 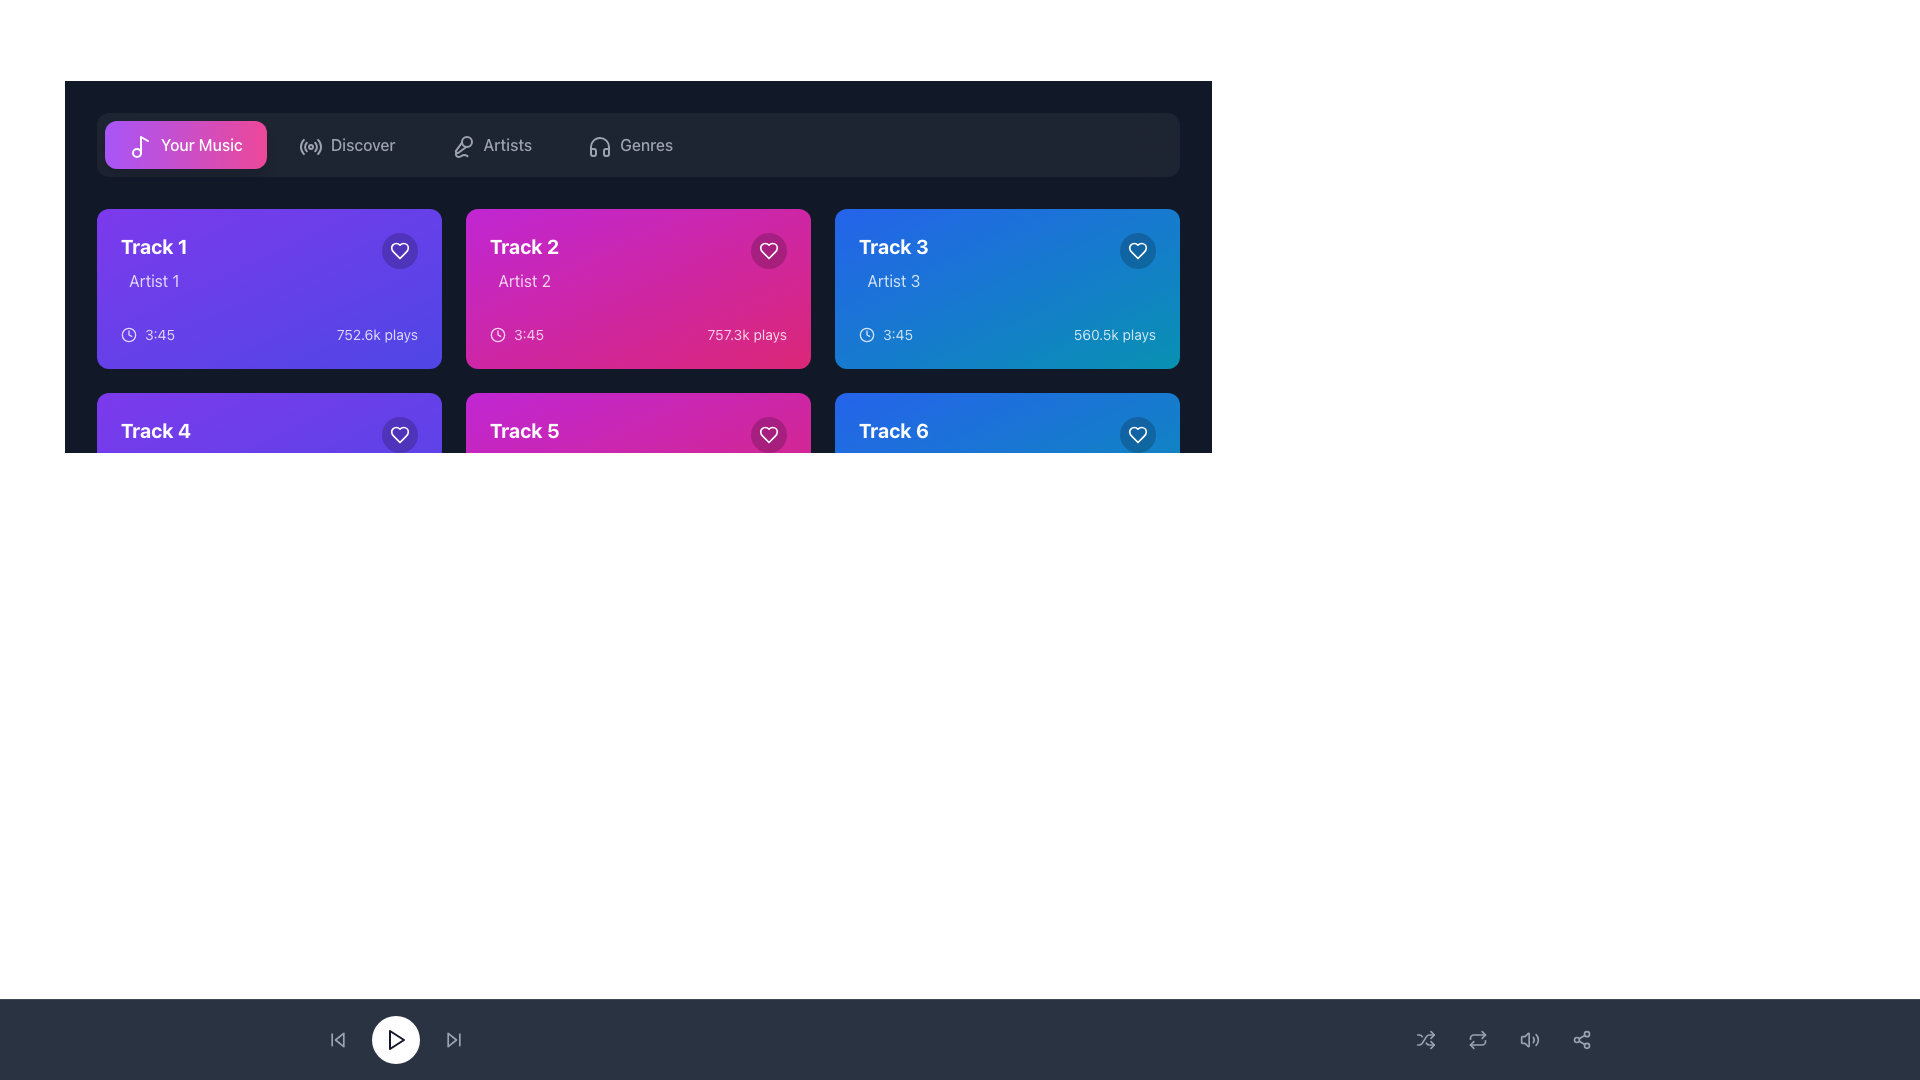 What do you see at coordinates (524, 245) in the screenshot?
I see `the text label 'Track 2' which is styled with a bold, large font in white on a bright magenta background, located at the center of the second card in the top row` at bounding box center [524, 245].